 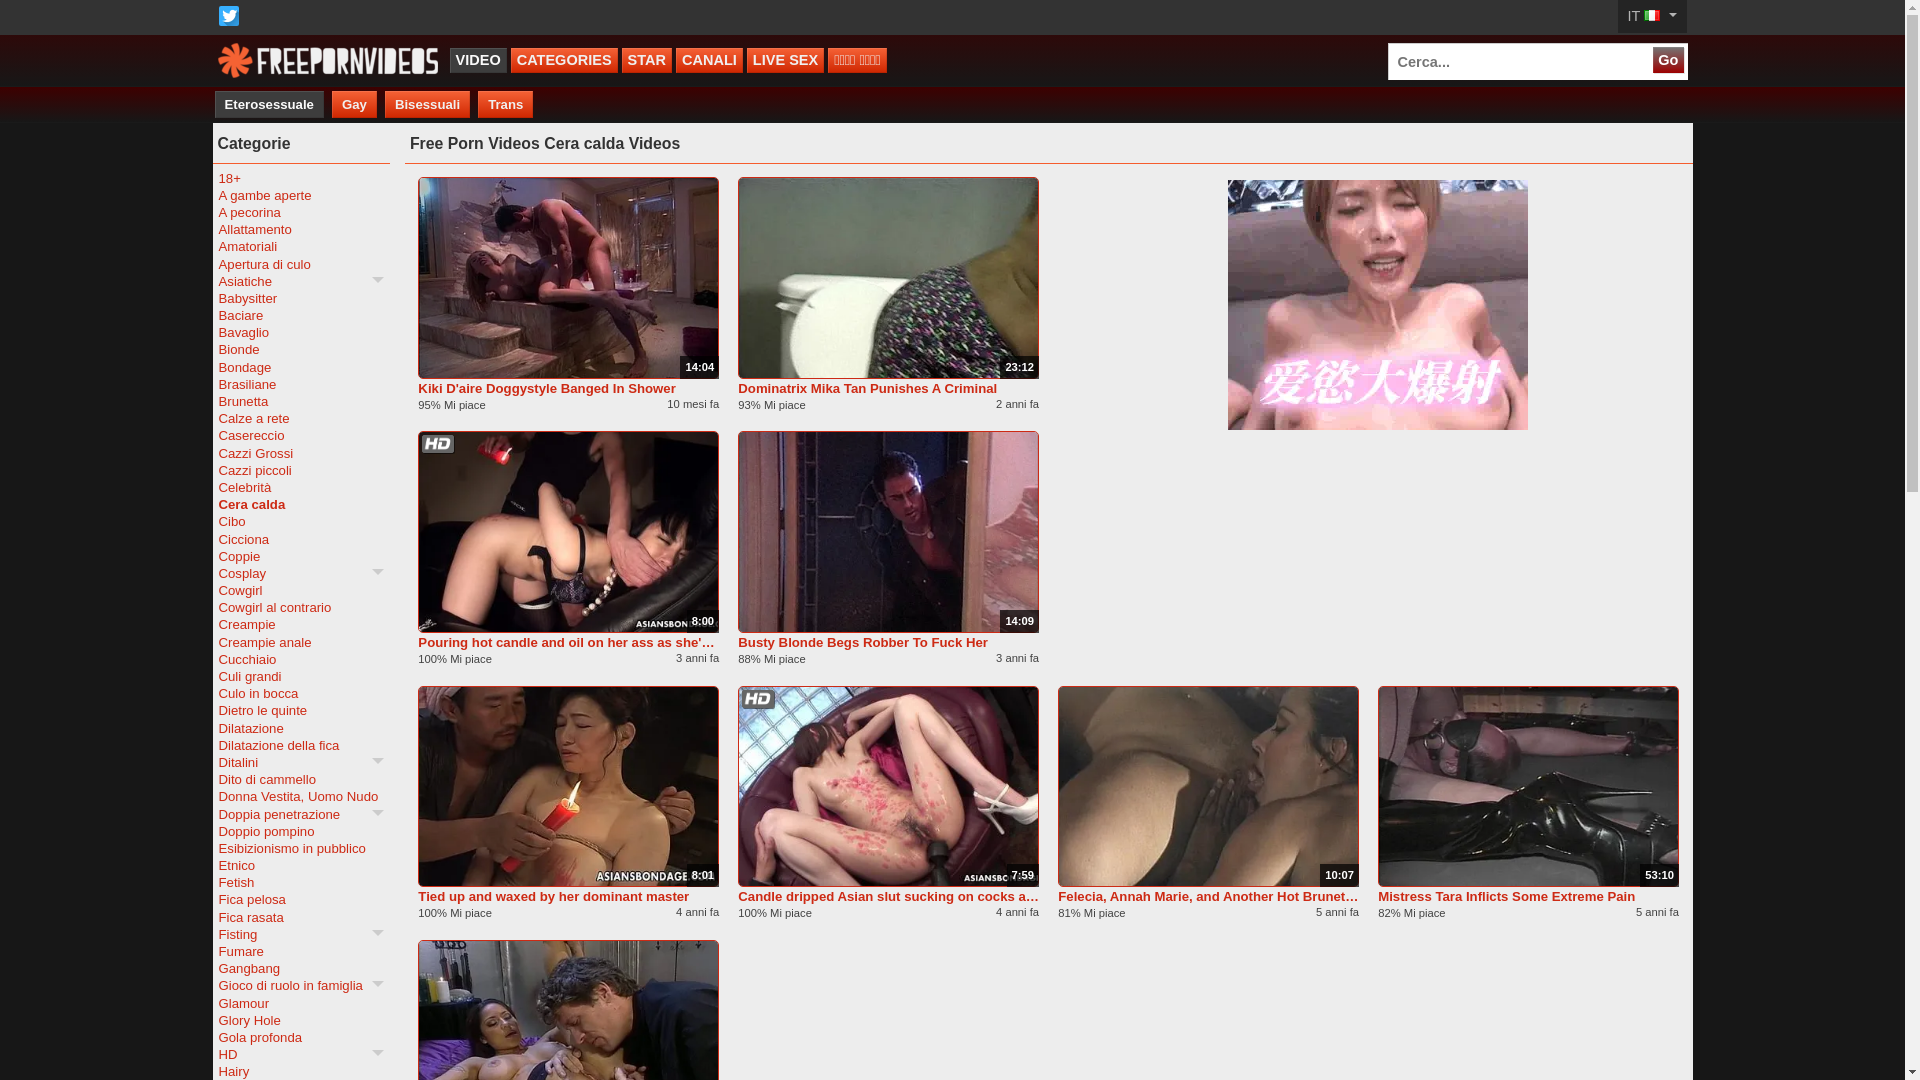 I want to click on '53:10', so click(x=1527, y=785).